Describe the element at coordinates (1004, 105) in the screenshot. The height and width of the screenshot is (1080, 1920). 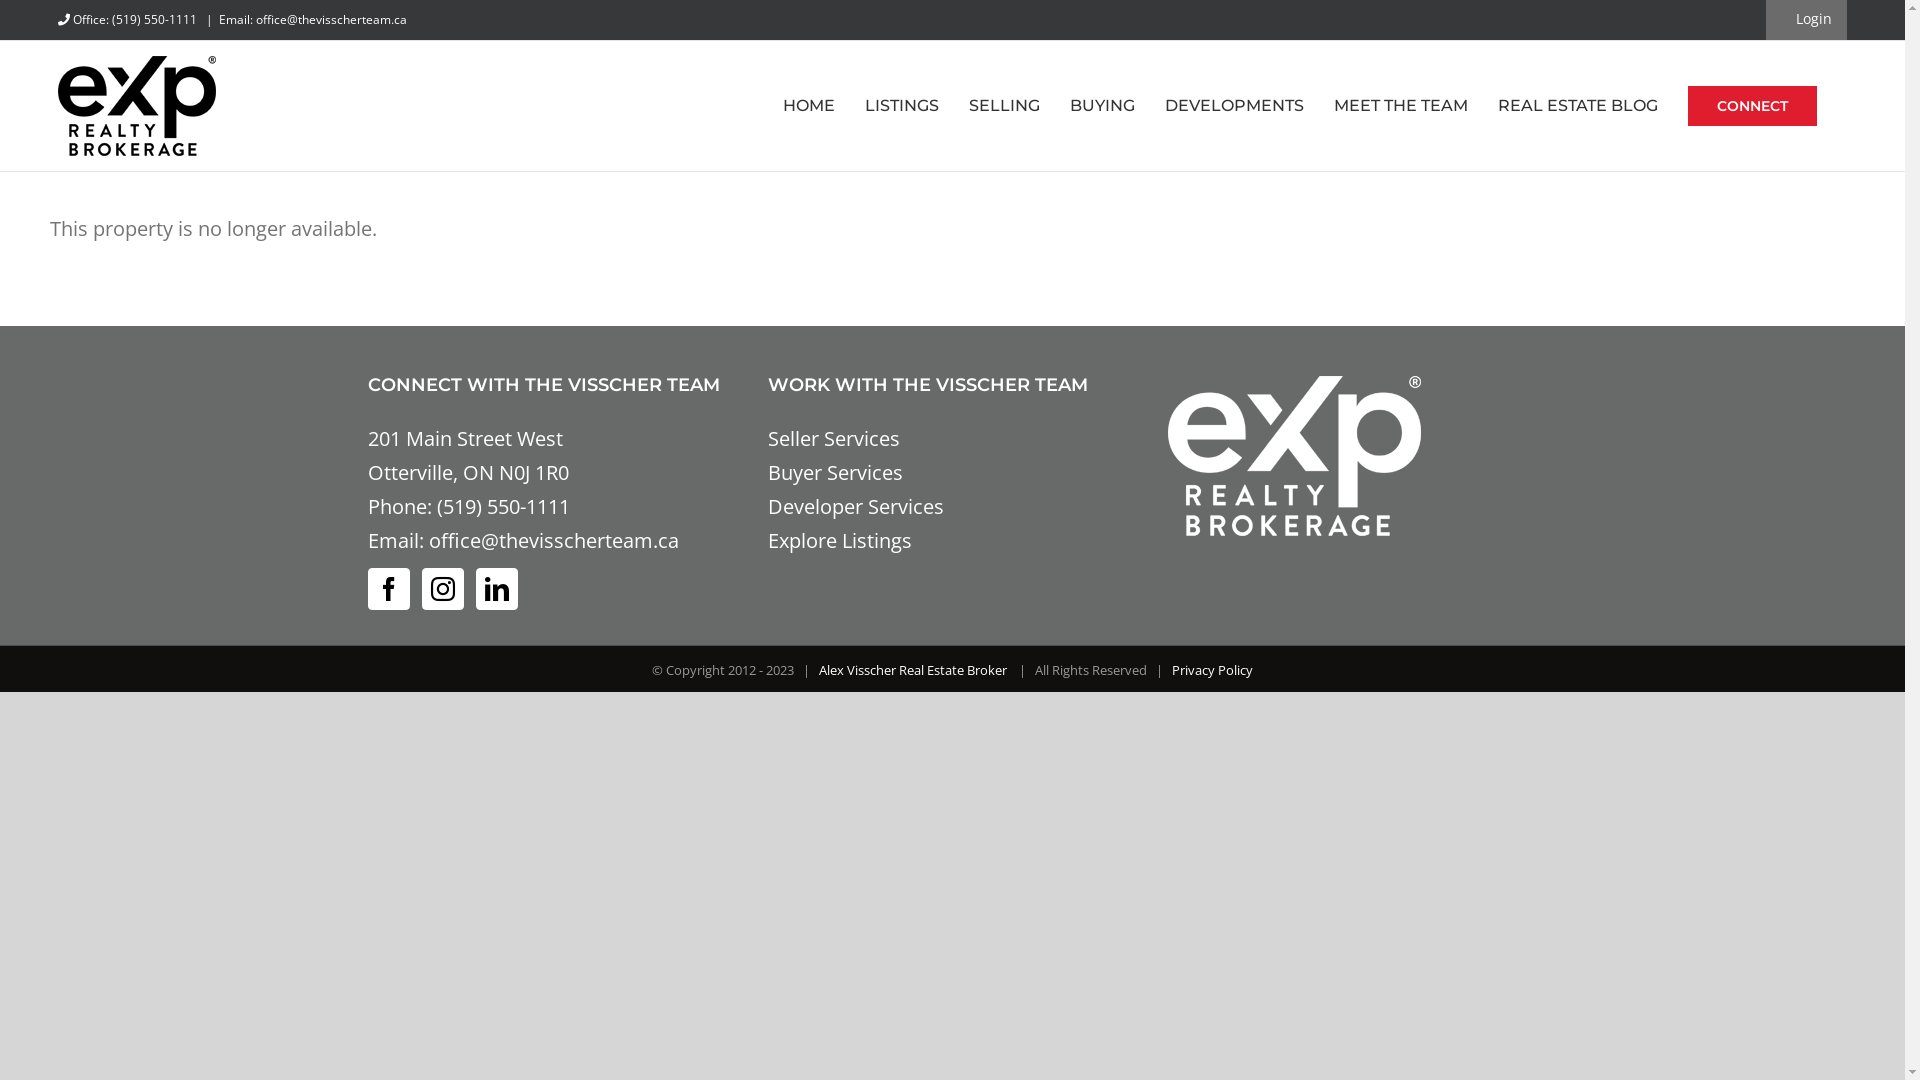
I see `'SELLING'` at that location.